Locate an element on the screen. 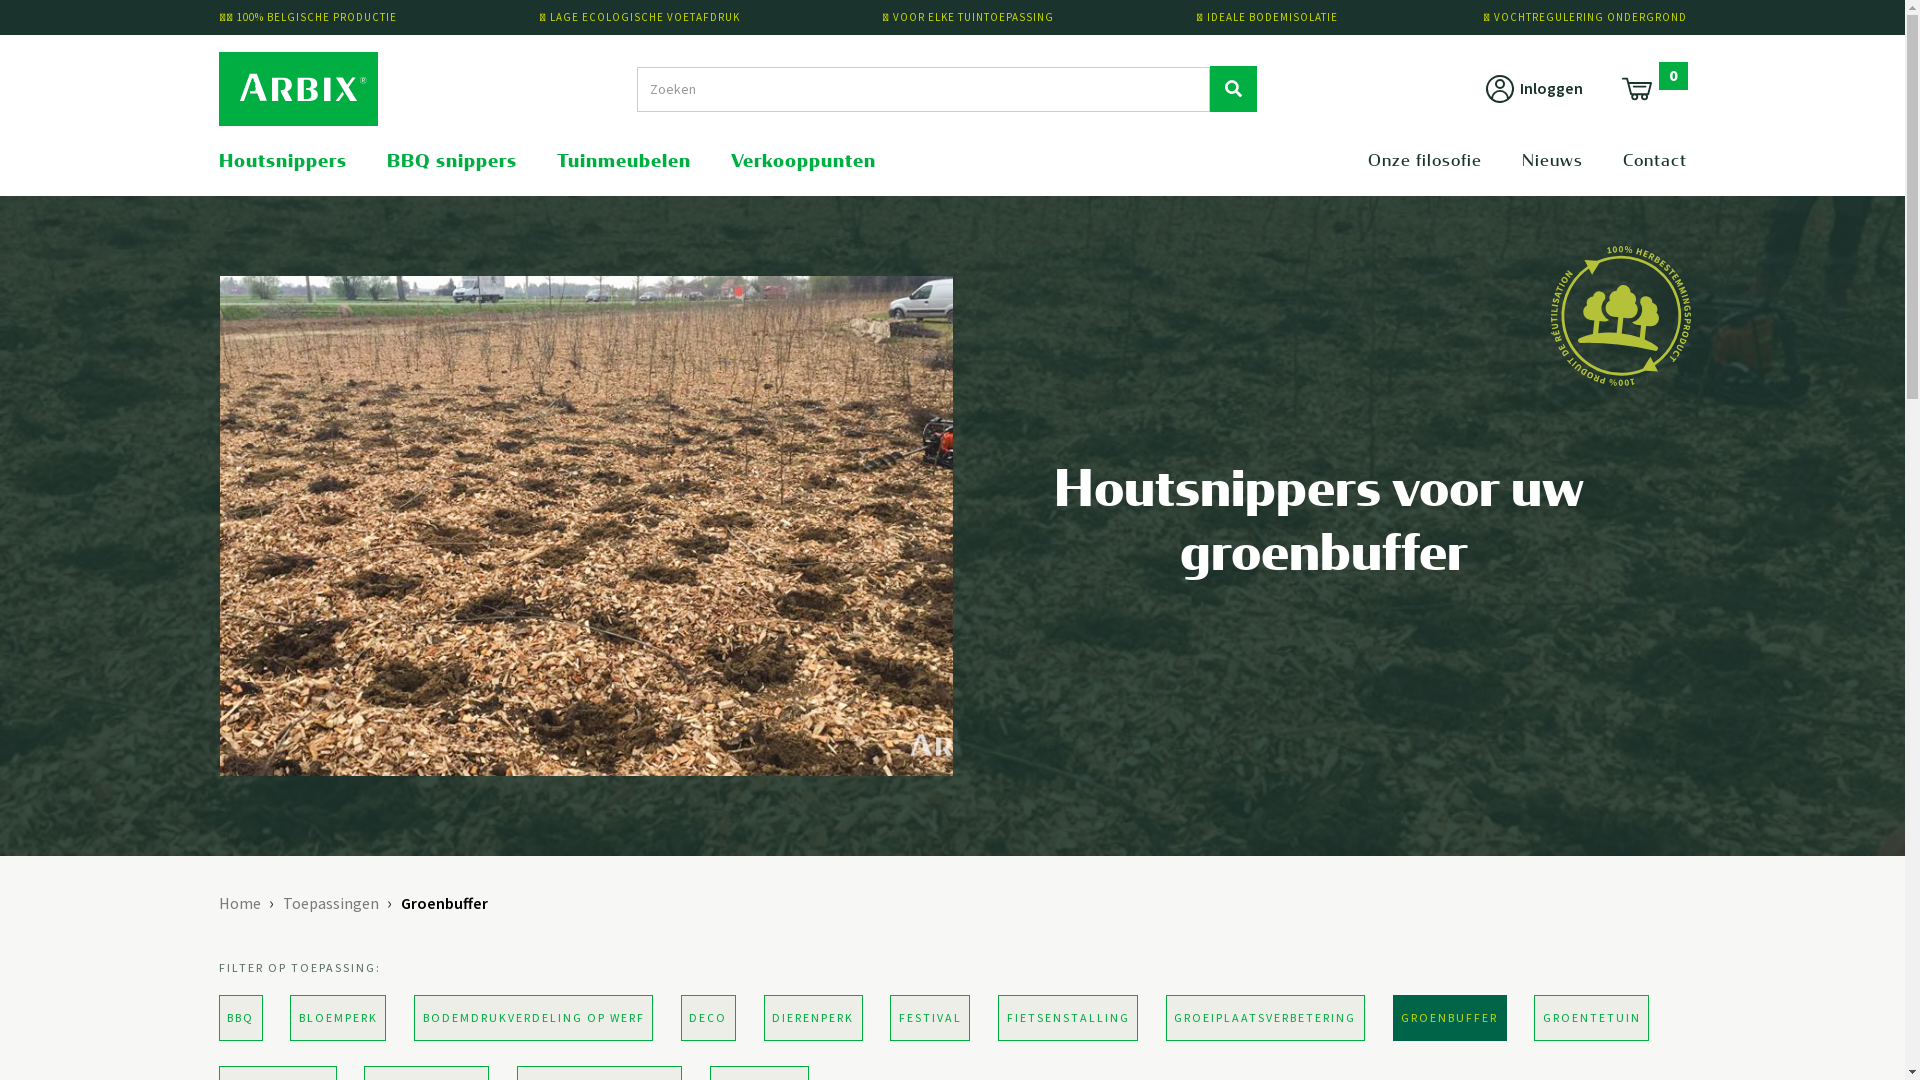 This screenshot has width=1920, height=1080. 'Inloggen' is located at coordinates (1531, 87).